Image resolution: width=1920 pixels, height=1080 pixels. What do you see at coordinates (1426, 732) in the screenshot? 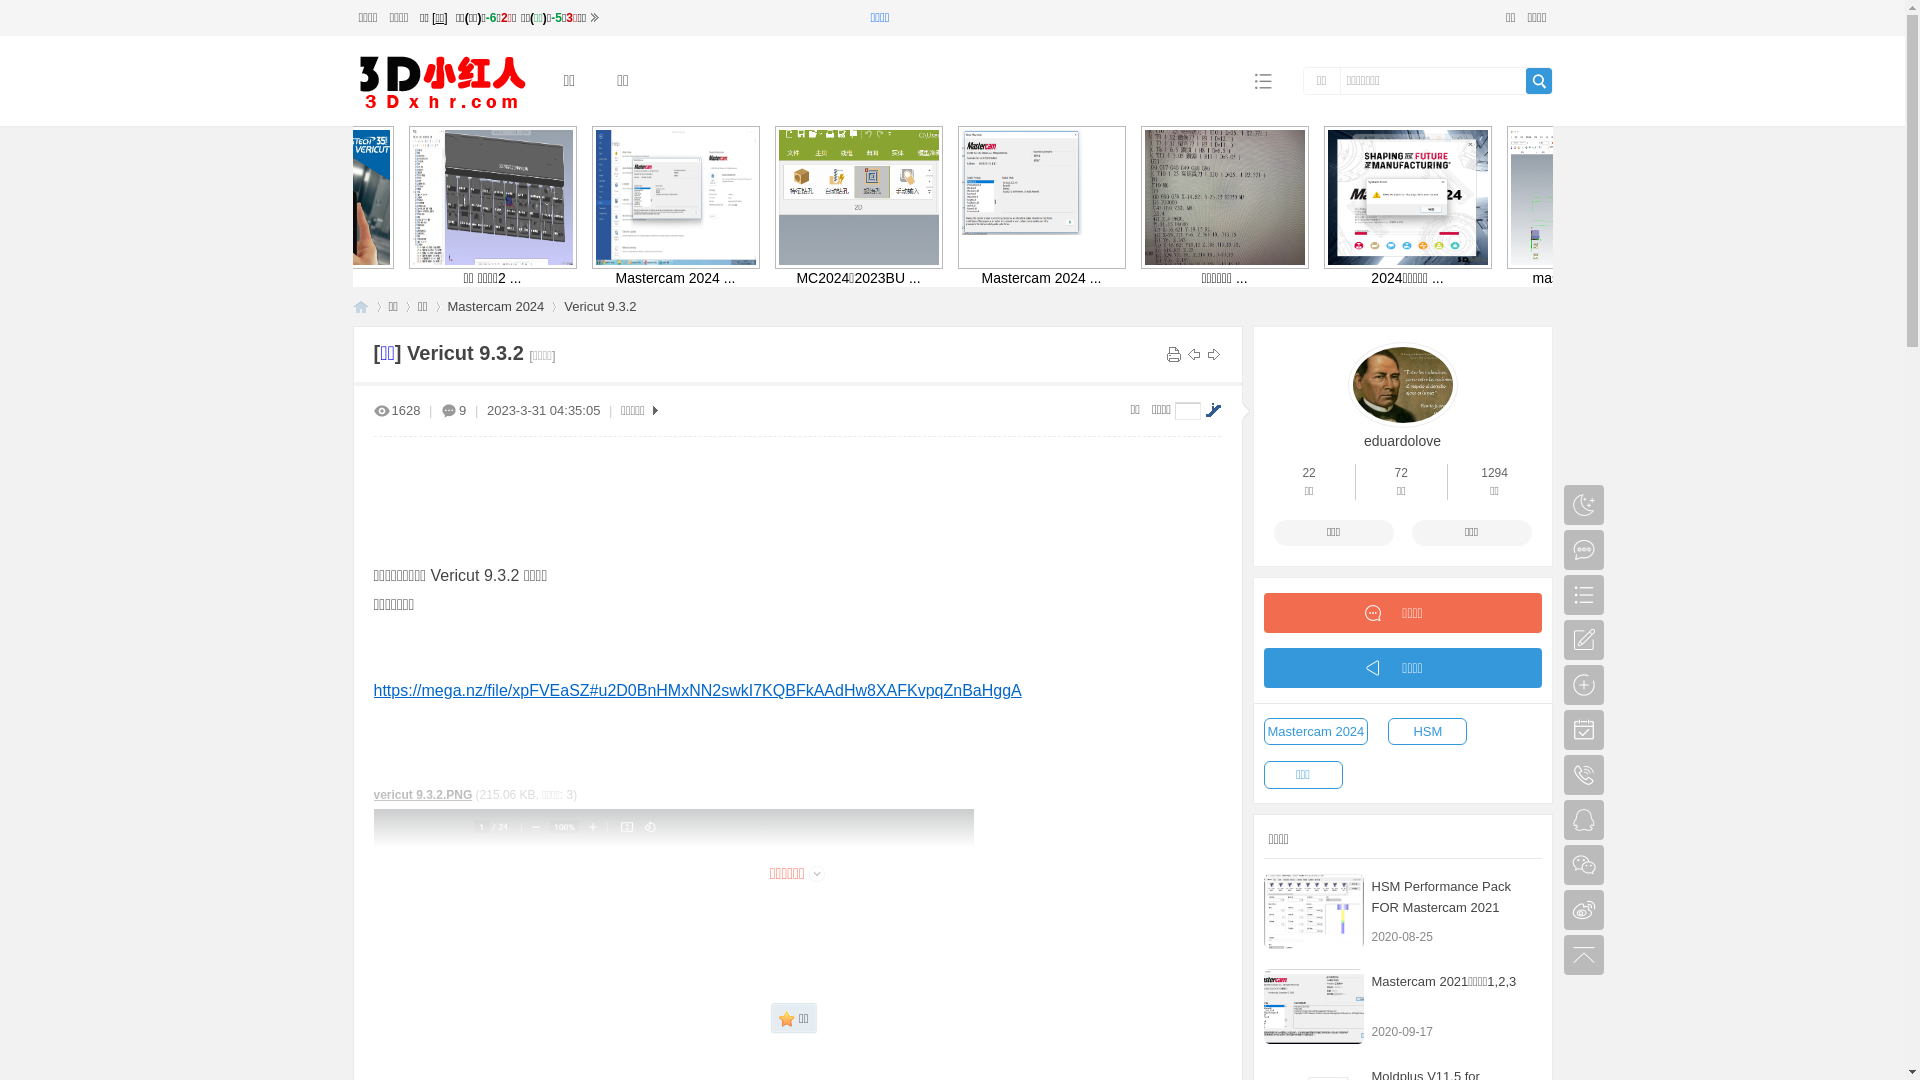
I see `'HSM'` at bounding box center [1426, 732].